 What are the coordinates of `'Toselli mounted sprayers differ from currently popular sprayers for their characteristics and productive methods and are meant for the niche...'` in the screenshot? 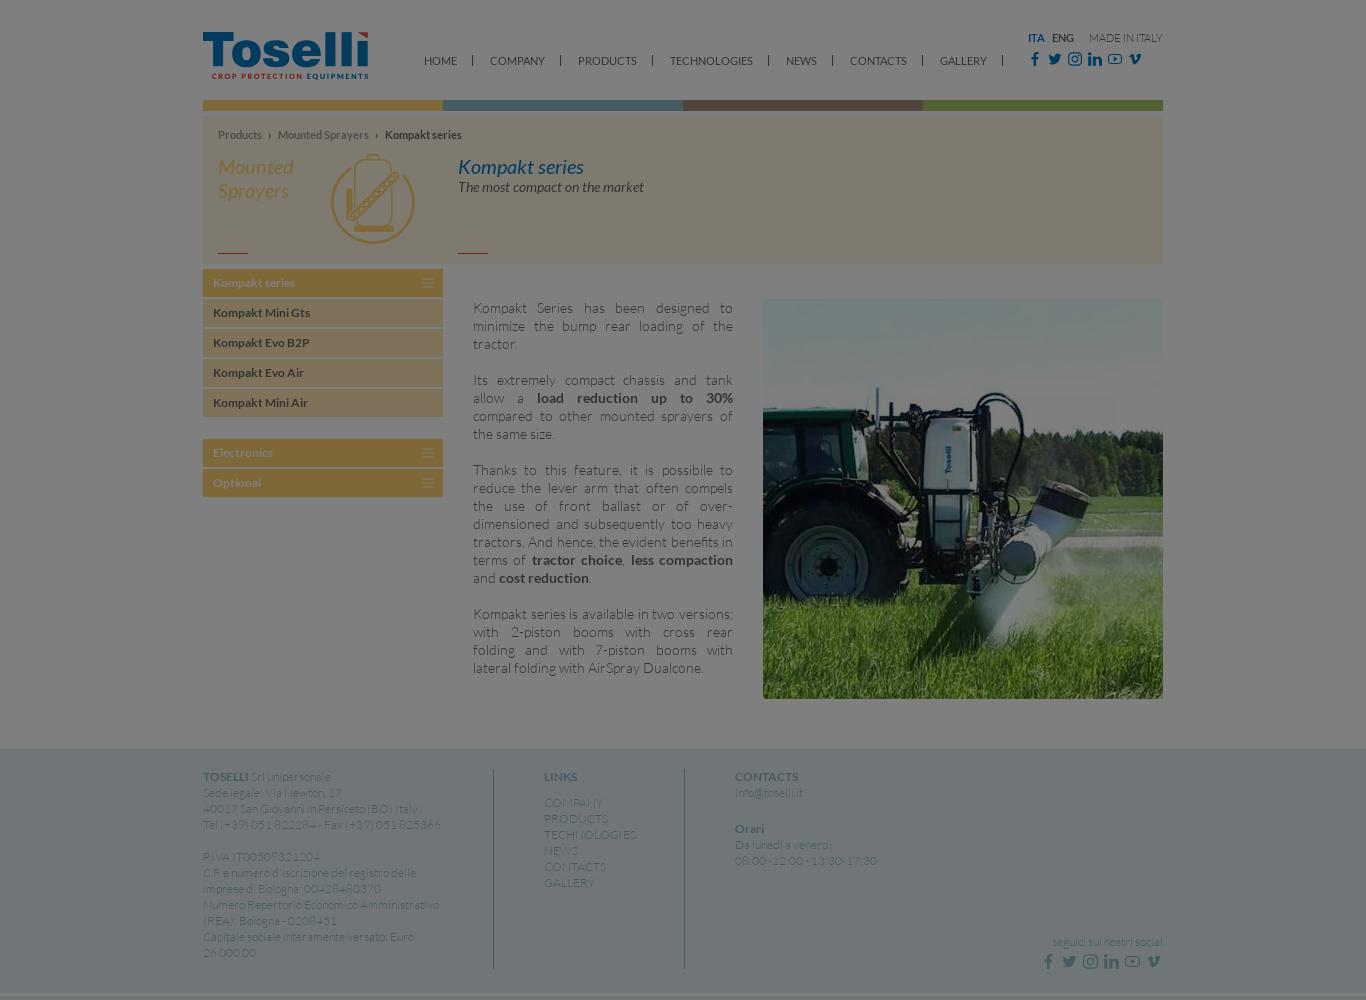 It's located at (315, 138).